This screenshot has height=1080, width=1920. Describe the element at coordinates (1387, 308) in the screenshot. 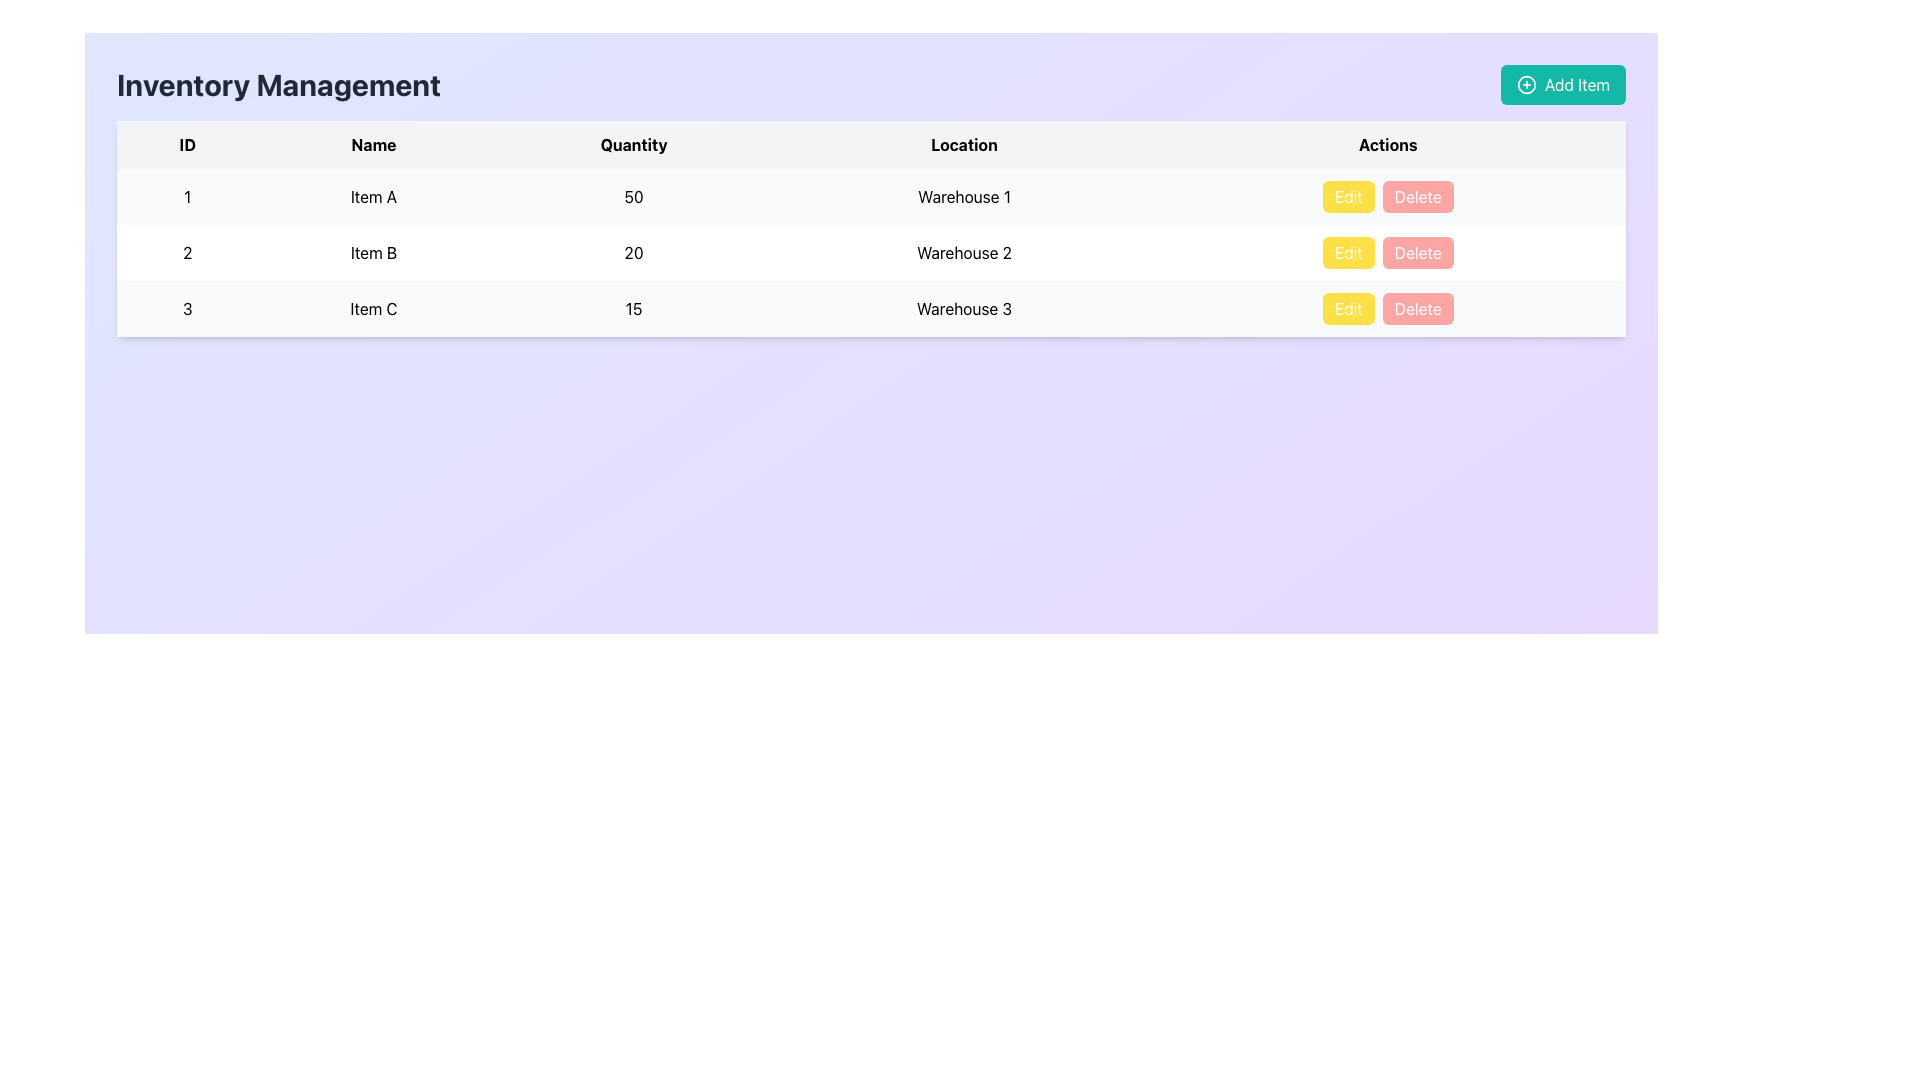

I see `the 'Edit' button in the actions column of the third row associated with 'Item C' to modify its details` at that location.